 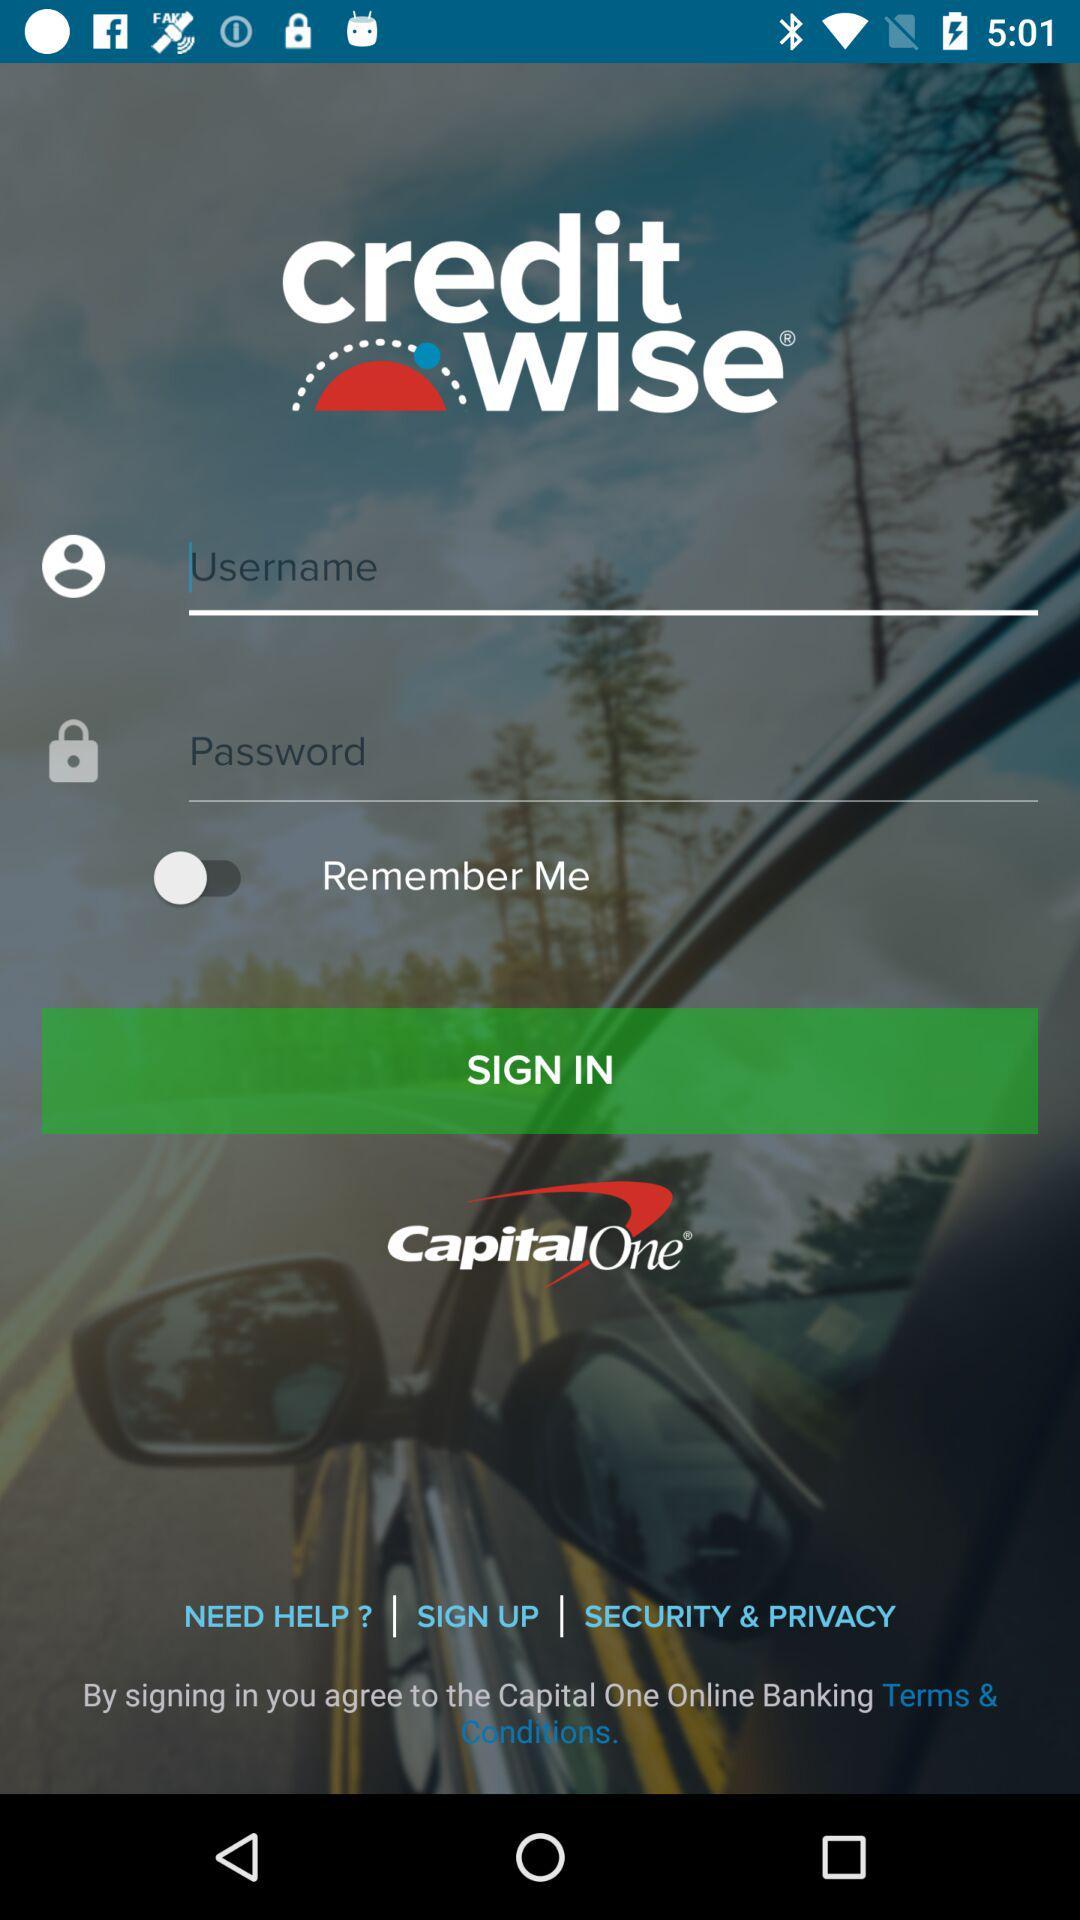 I want to click on the need help ? item, so click(x=277, y=1616).